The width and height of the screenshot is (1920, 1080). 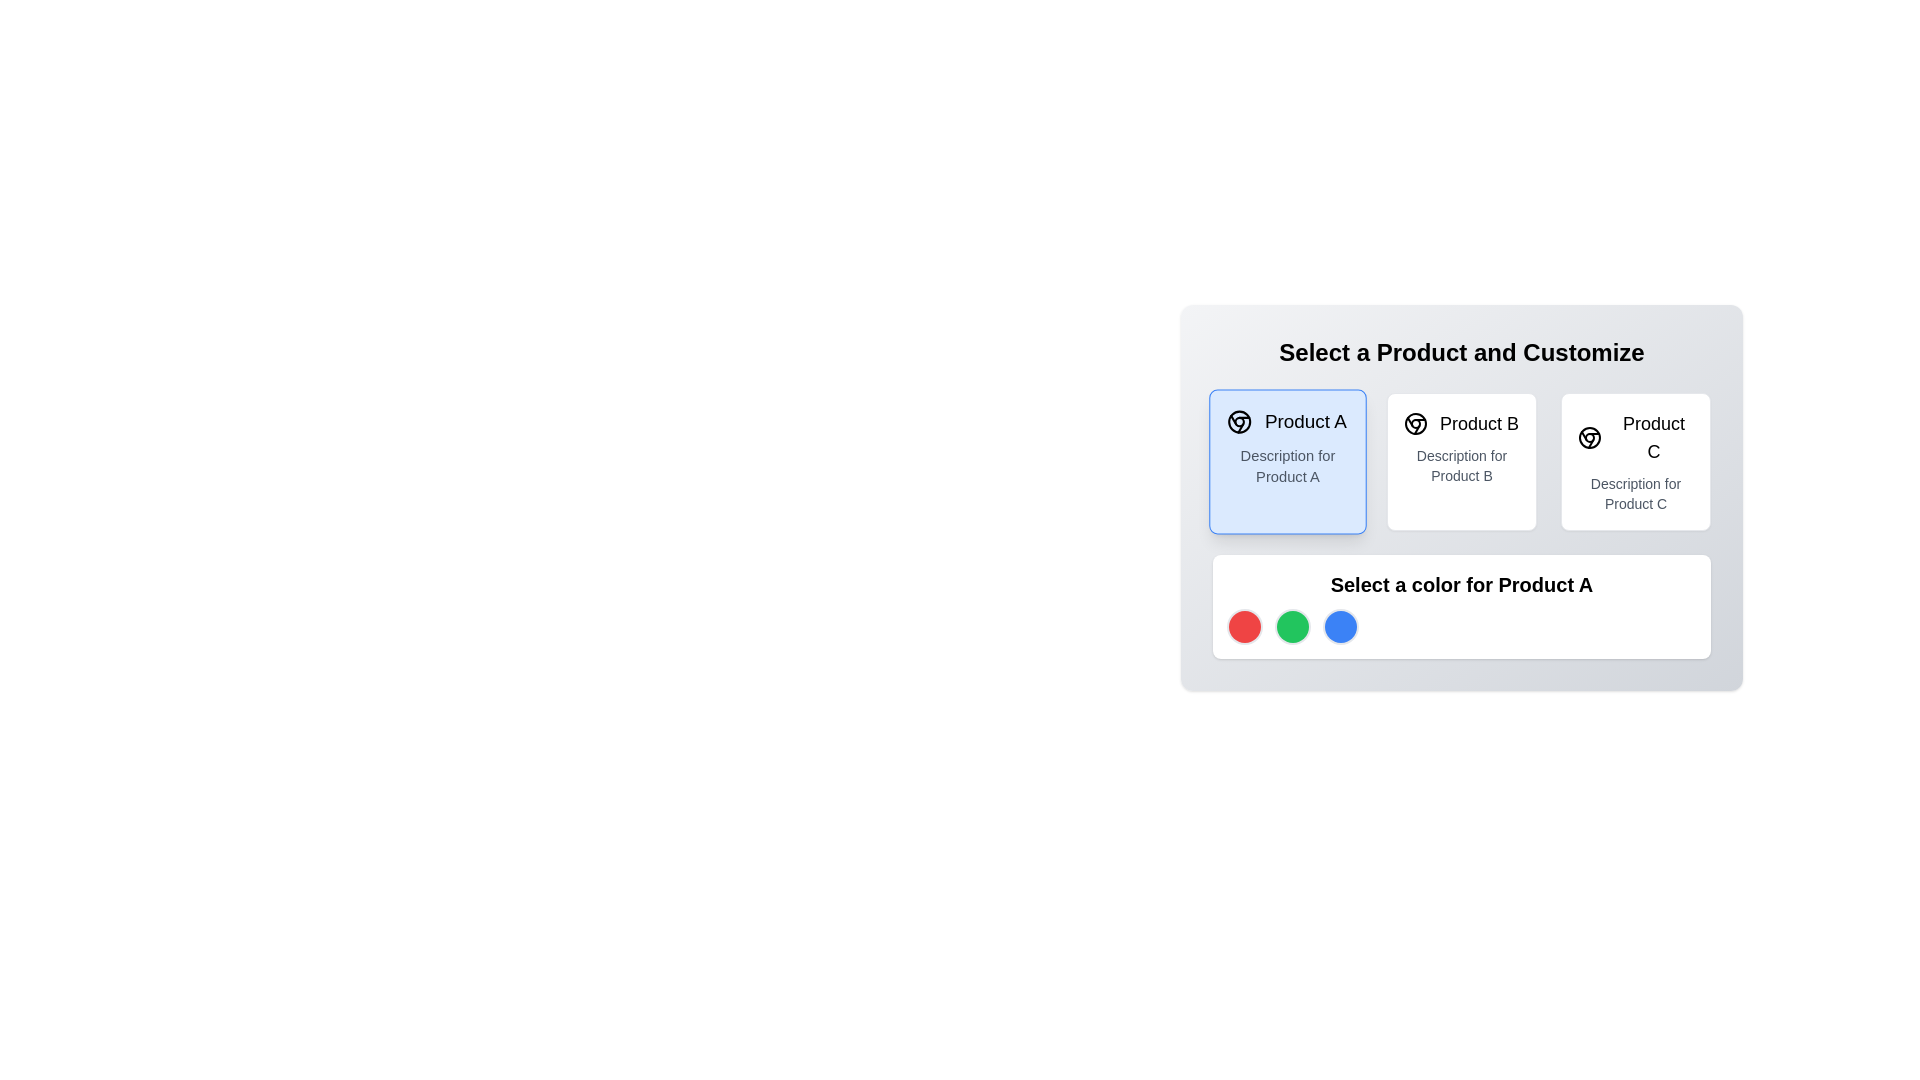 I want to click on the text label displaying 'Description for Product A', which is styled in gray on a light blue background, positioned below the title 'Product A', so click(x=1287, y=466).